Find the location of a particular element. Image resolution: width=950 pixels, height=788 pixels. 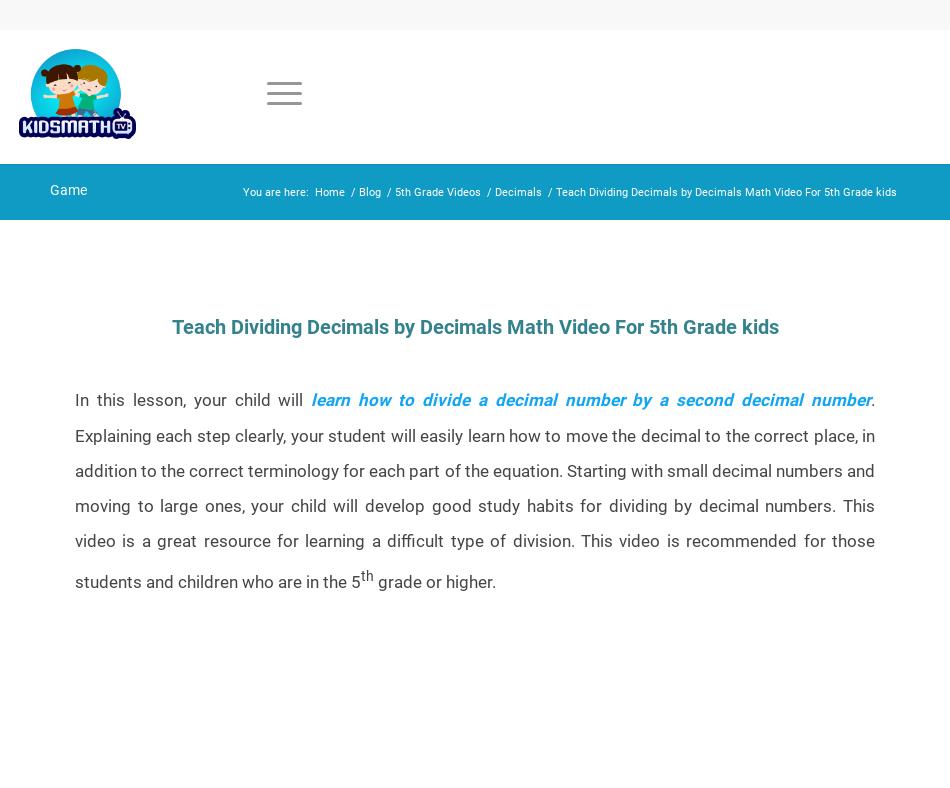

'In this lesson, your child will' is located at coordinates (188, 398).